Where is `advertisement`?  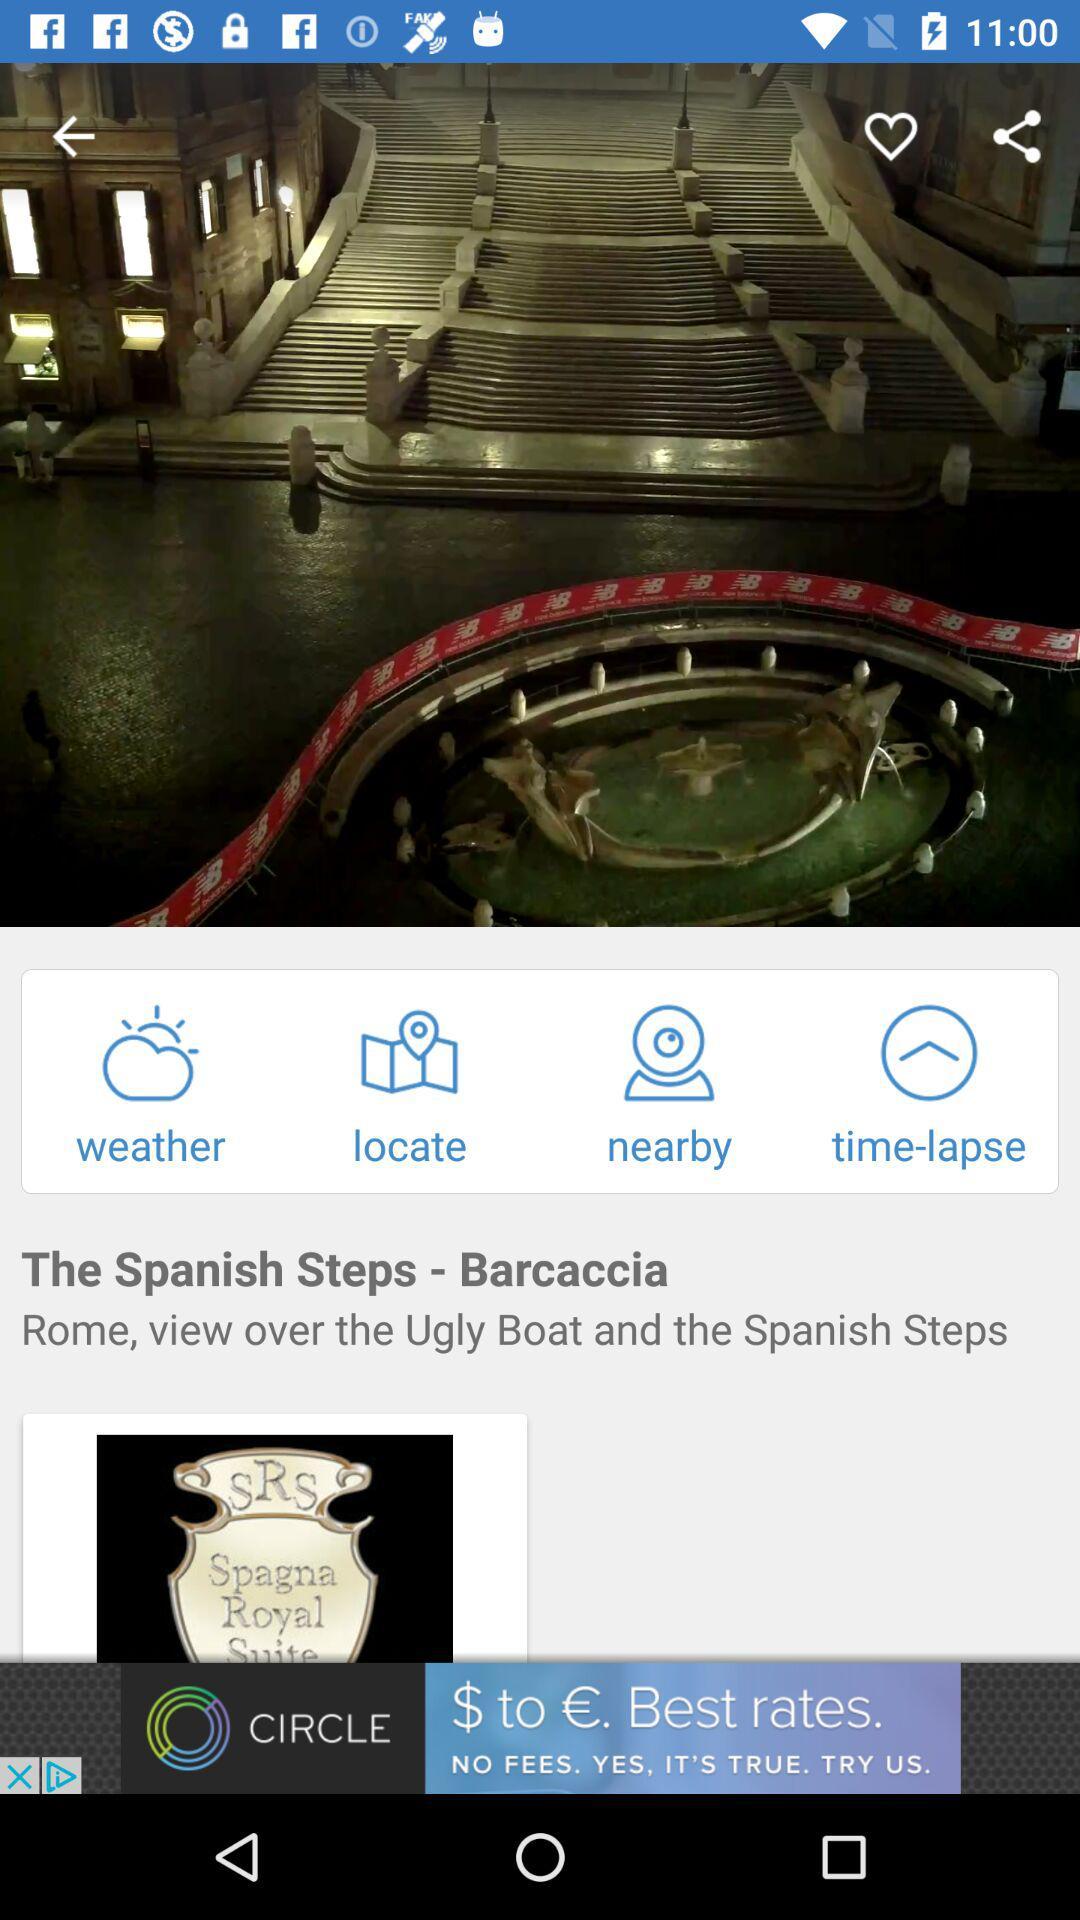
advertisement is located at coordinates (540, 1727).